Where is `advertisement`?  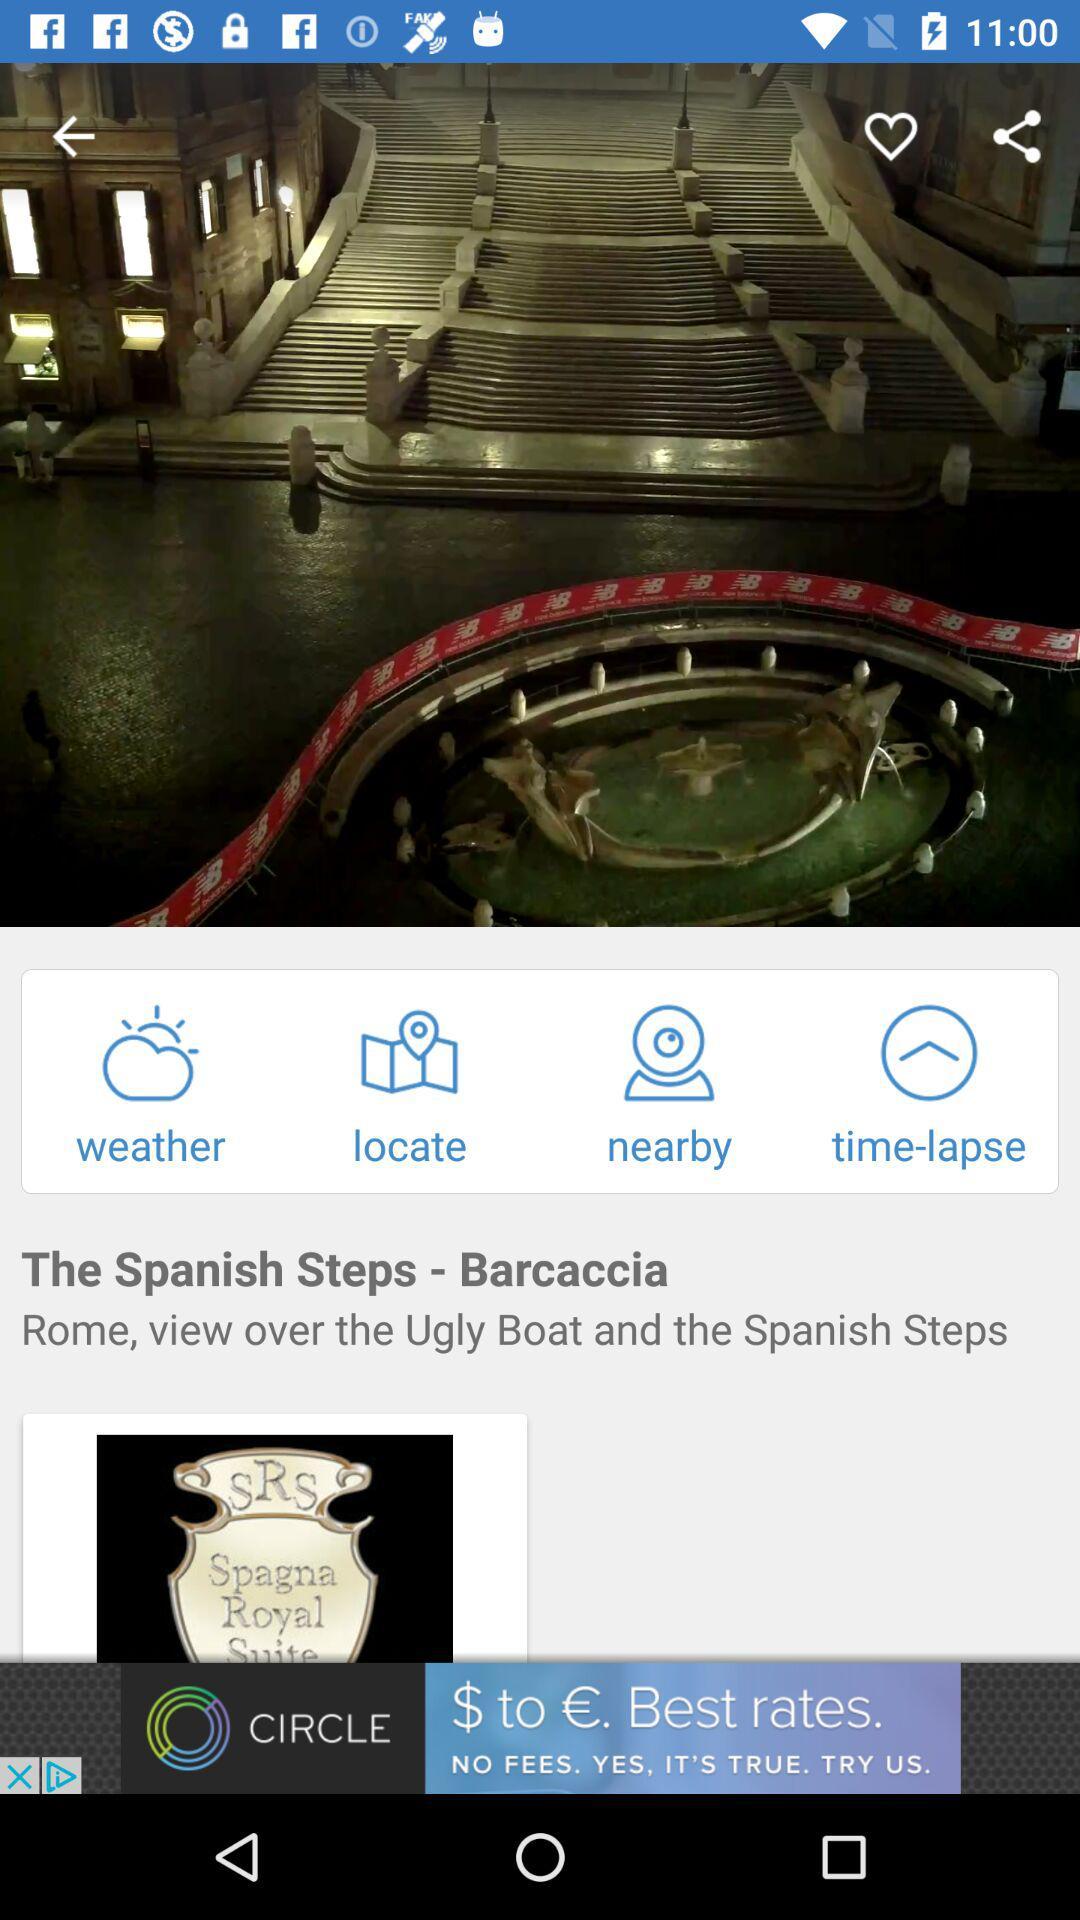
advertisement is located at coordinates (540, 1727).